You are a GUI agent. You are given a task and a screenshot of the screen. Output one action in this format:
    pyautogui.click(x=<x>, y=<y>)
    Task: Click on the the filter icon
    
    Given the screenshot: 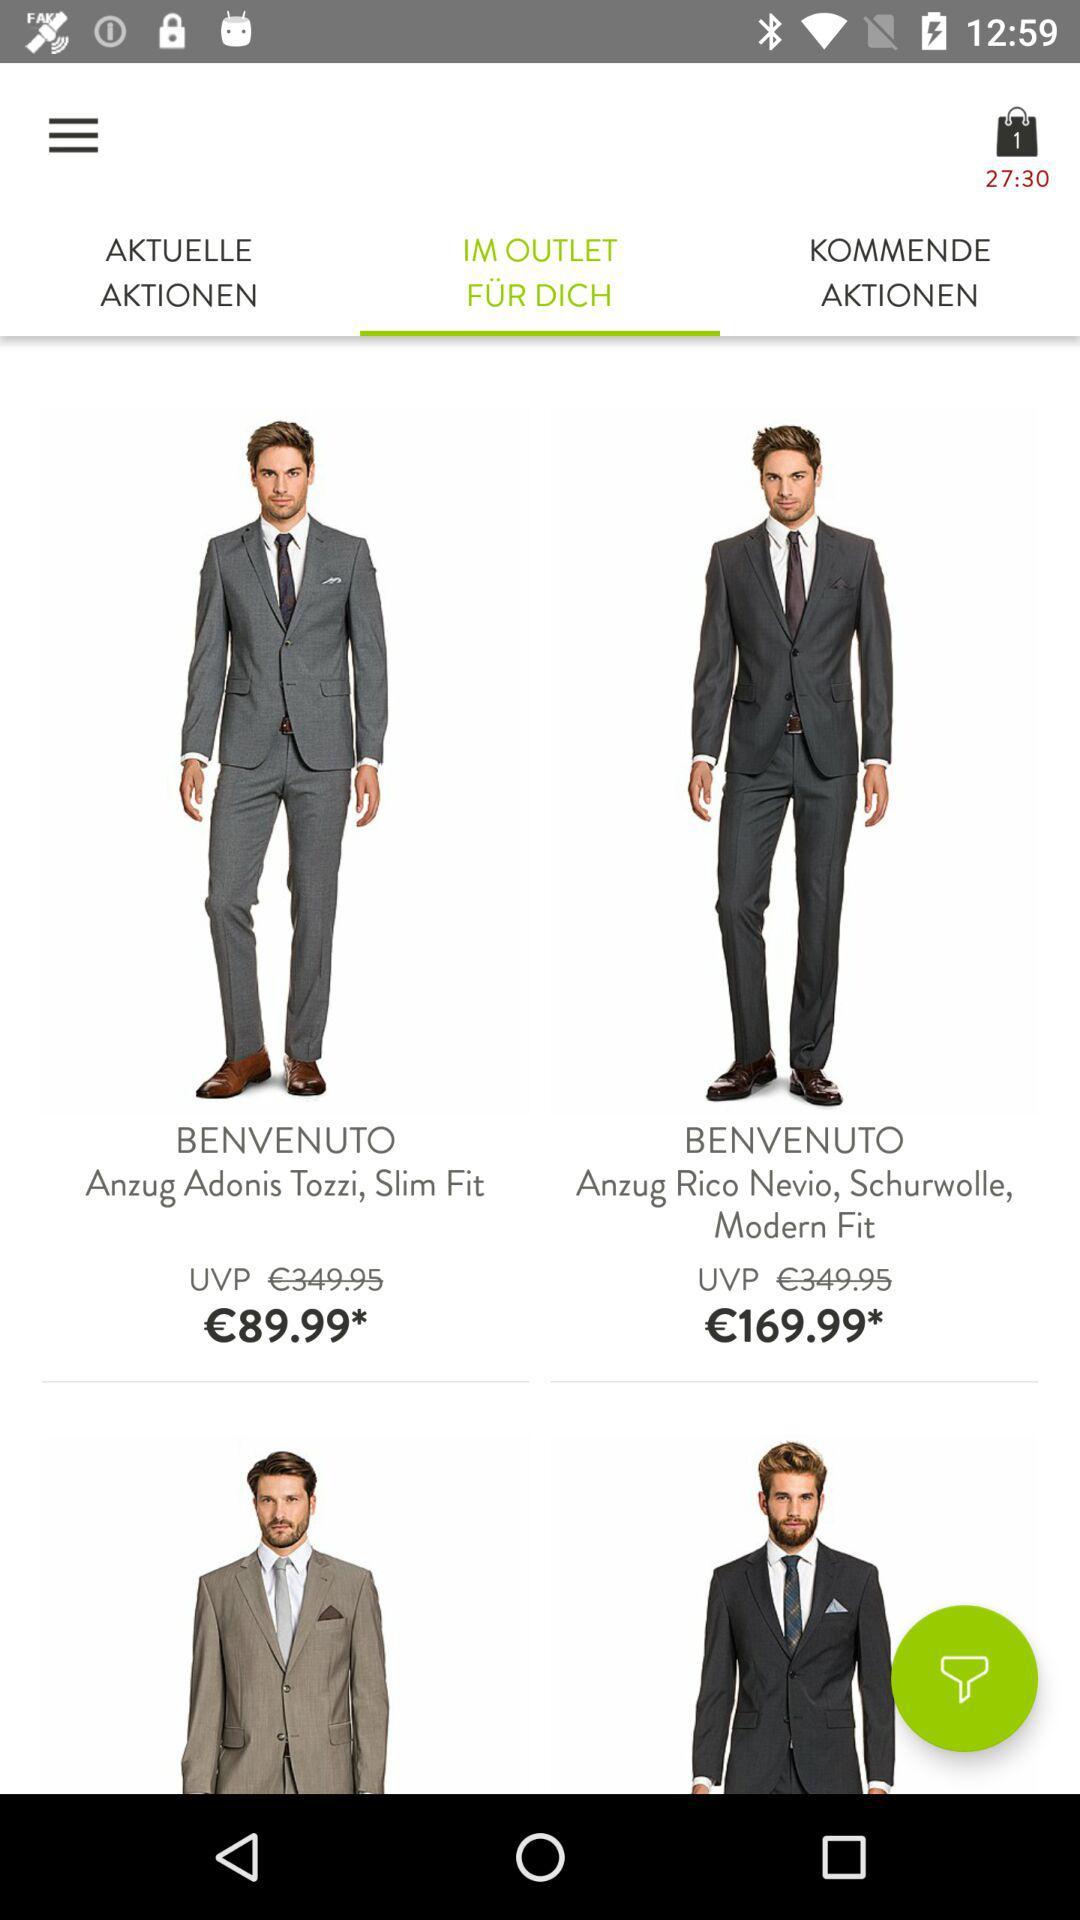 What is the action you would take?
    pyautogui.click(x=963, y=1678)
    